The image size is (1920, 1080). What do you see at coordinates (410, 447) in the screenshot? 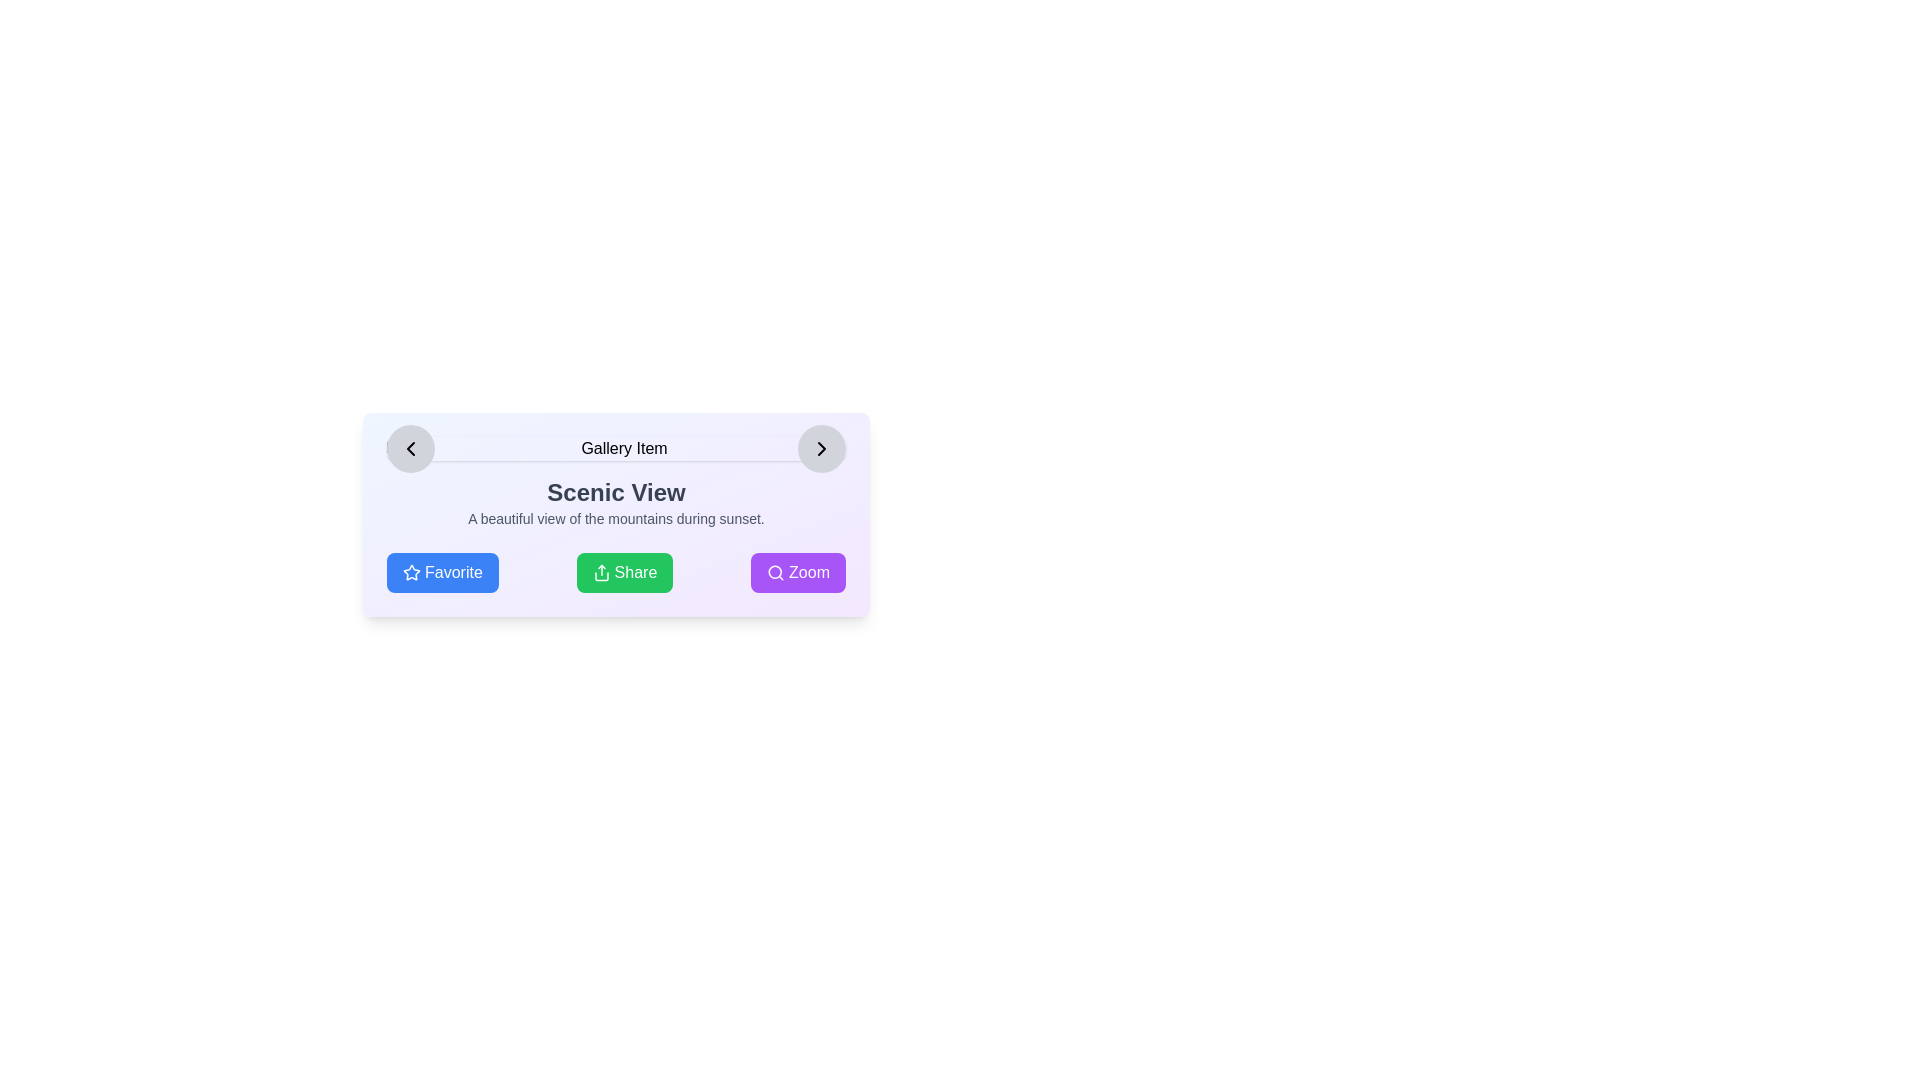
I see `the left-facing chevron icon located within the circular button on the left of the gallery item's header` at bounding box center [410, 447].